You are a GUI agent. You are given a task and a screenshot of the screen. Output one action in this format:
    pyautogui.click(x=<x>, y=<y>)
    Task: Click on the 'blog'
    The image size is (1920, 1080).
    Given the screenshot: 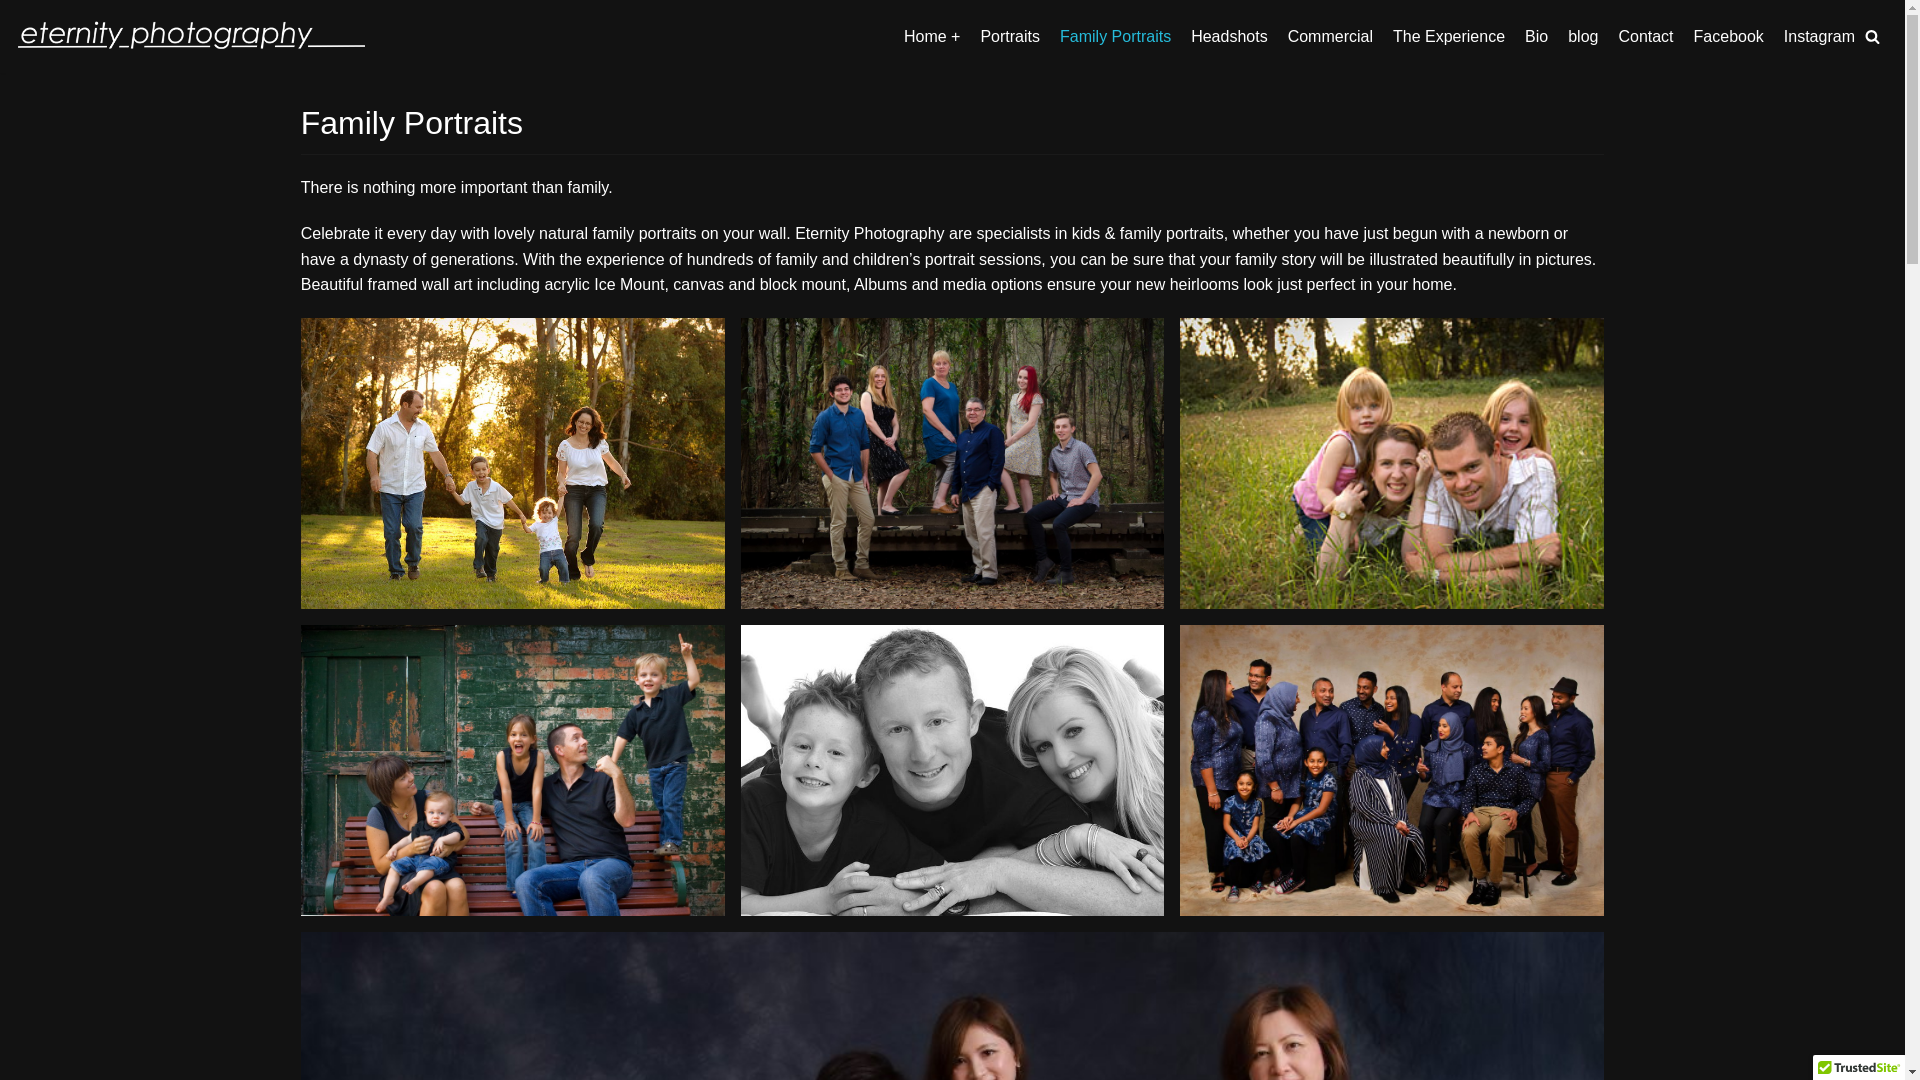 What is the action you would take?
    pyautogui.click(x=1582, y=37)
    